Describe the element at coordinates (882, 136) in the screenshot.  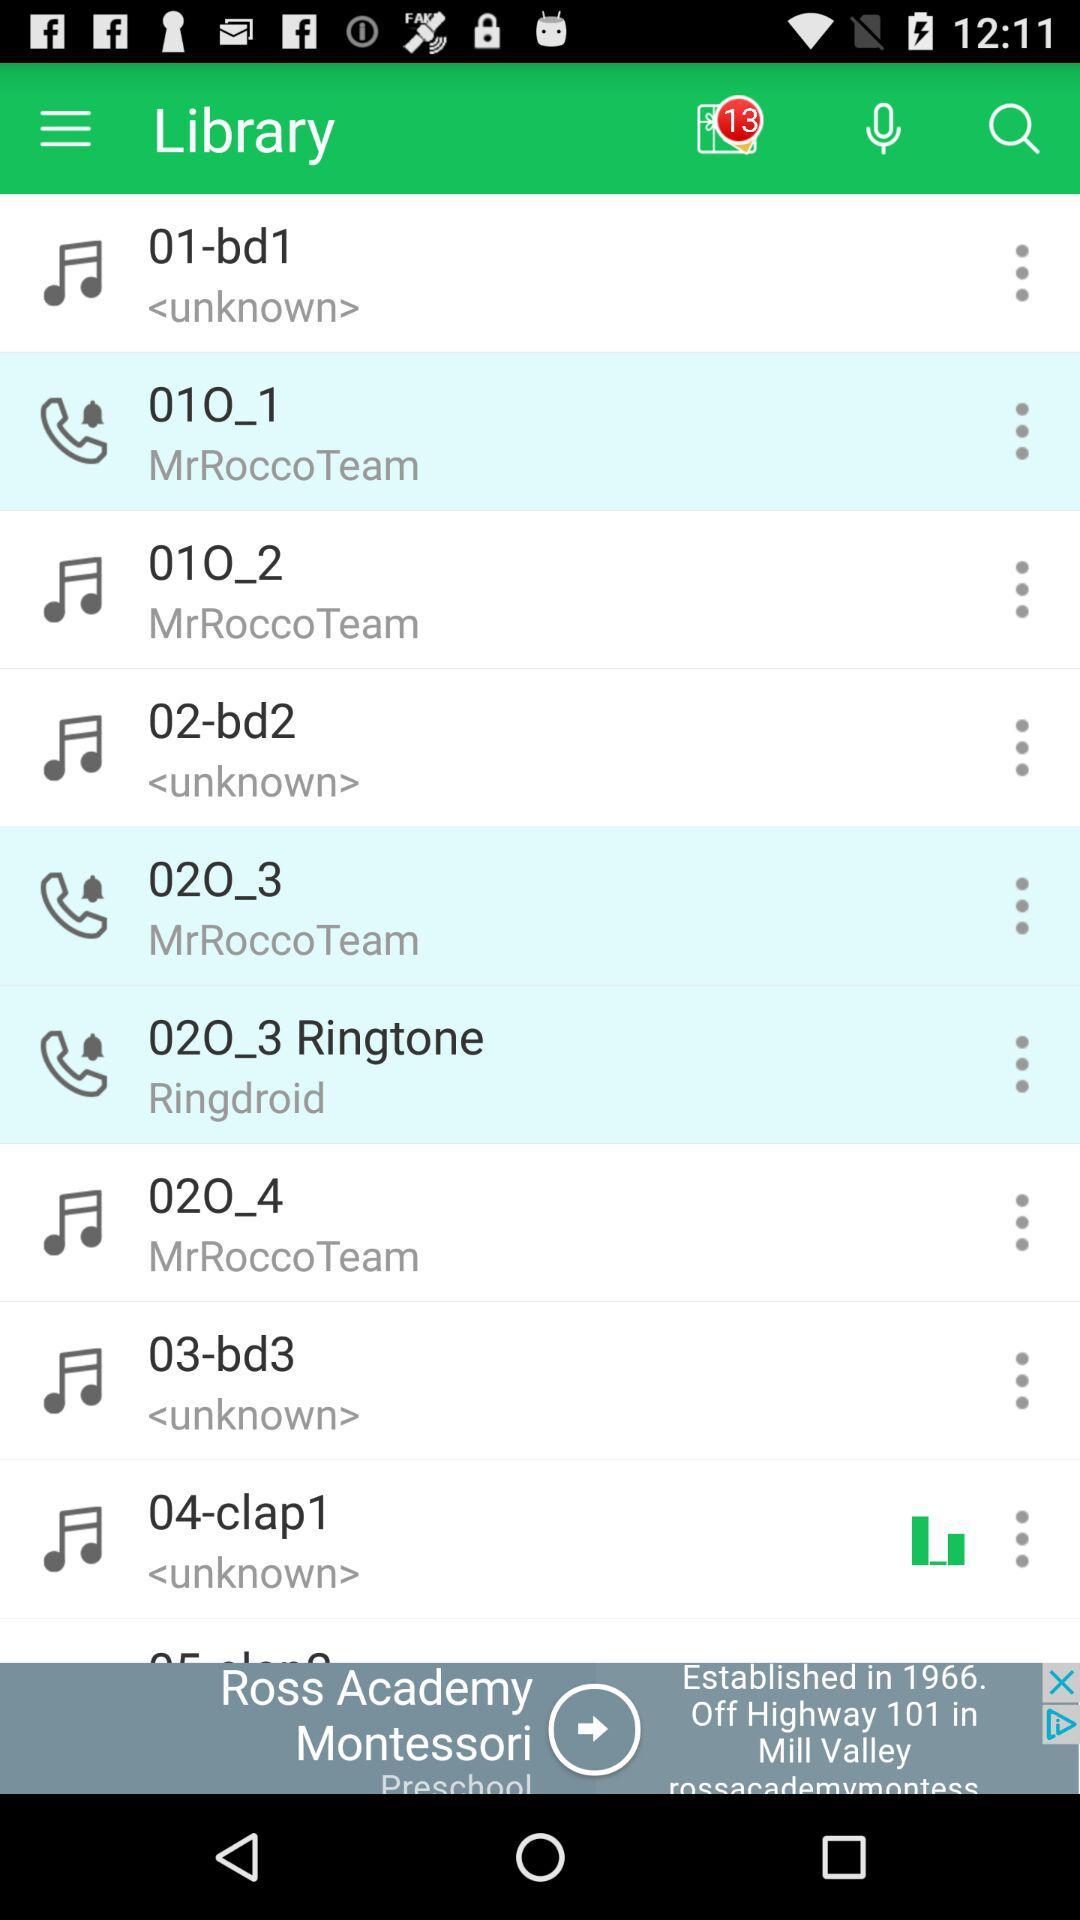
I see `the microphone icon` at that location.